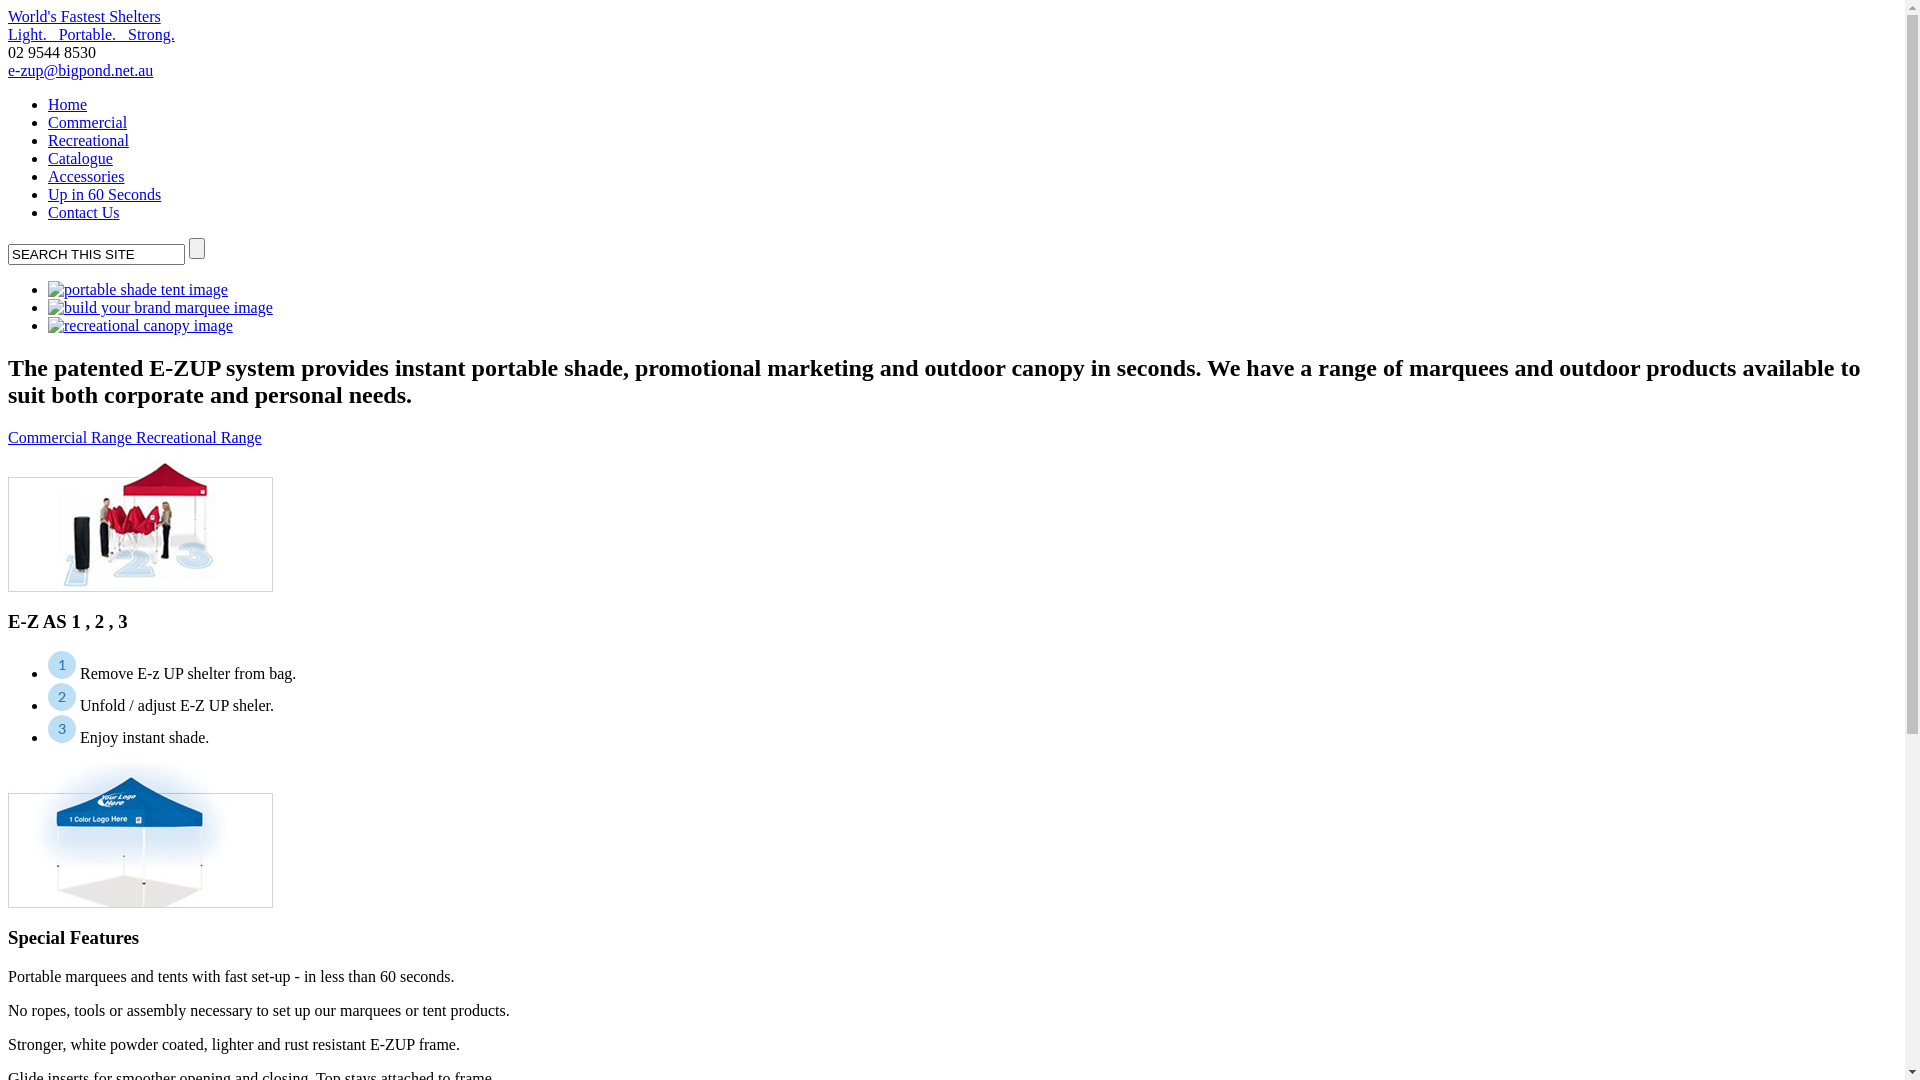  Describe the element at coordinates (72, 436) in the screenshot. I see `'Commercial Range'` at that location.